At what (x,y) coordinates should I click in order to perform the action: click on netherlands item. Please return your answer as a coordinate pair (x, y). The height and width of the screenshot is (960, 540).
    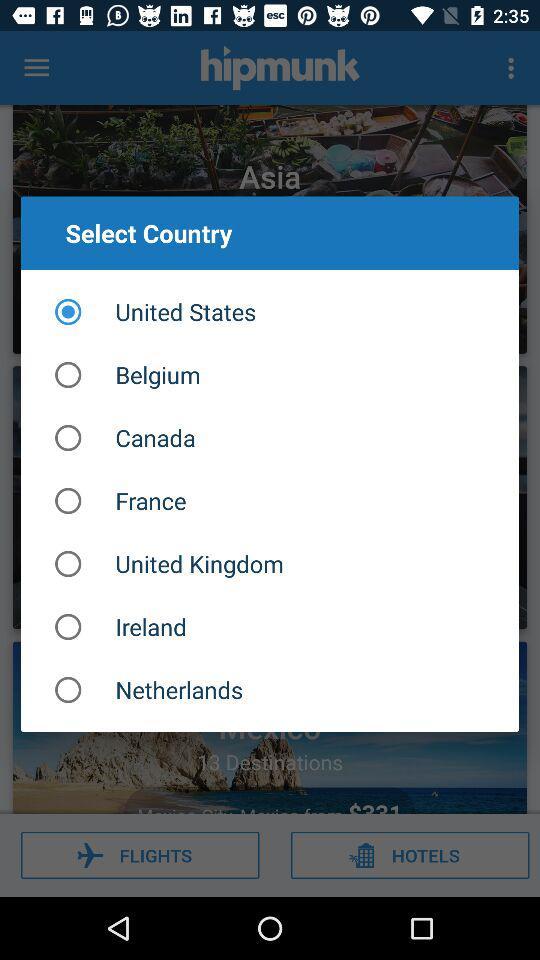
    Looking at the image, I should click on (270, 690).